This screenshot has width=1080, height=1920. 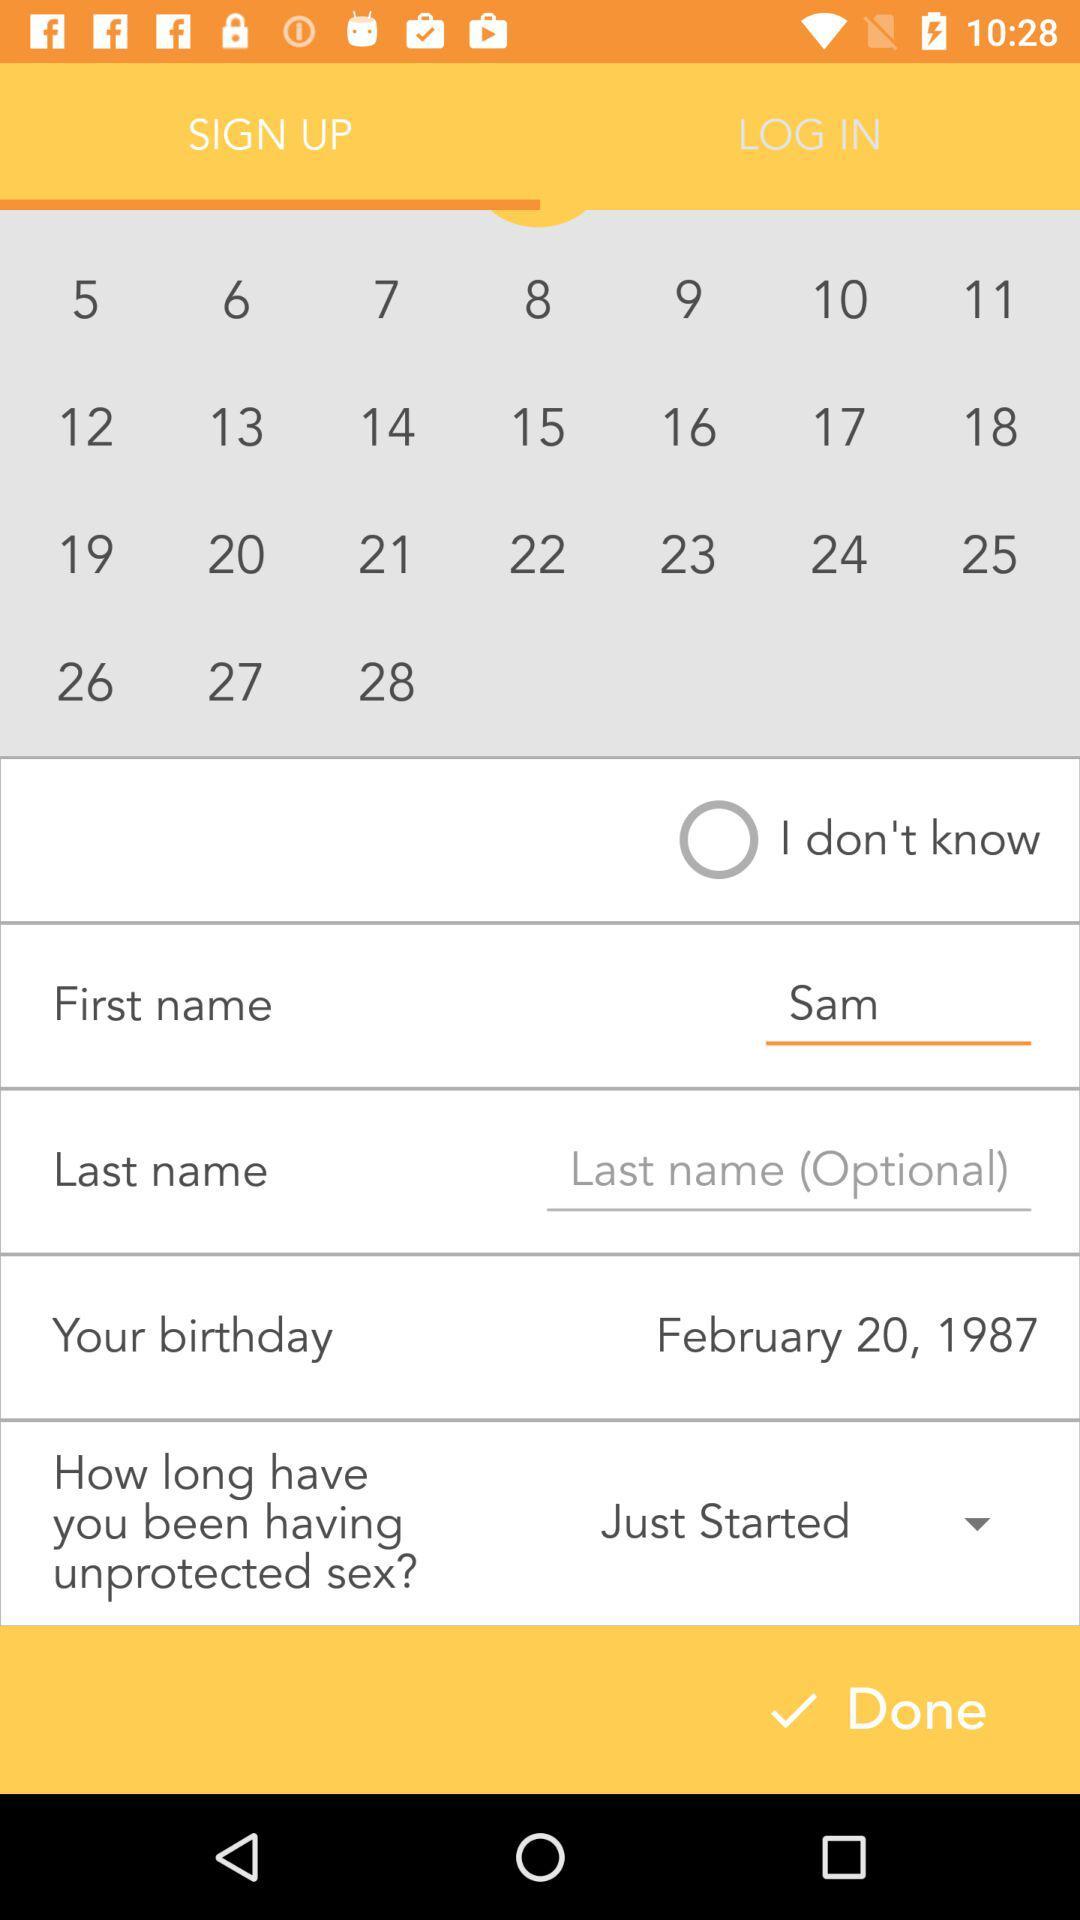 I want to click on last name, so click(x=788, y=1171).